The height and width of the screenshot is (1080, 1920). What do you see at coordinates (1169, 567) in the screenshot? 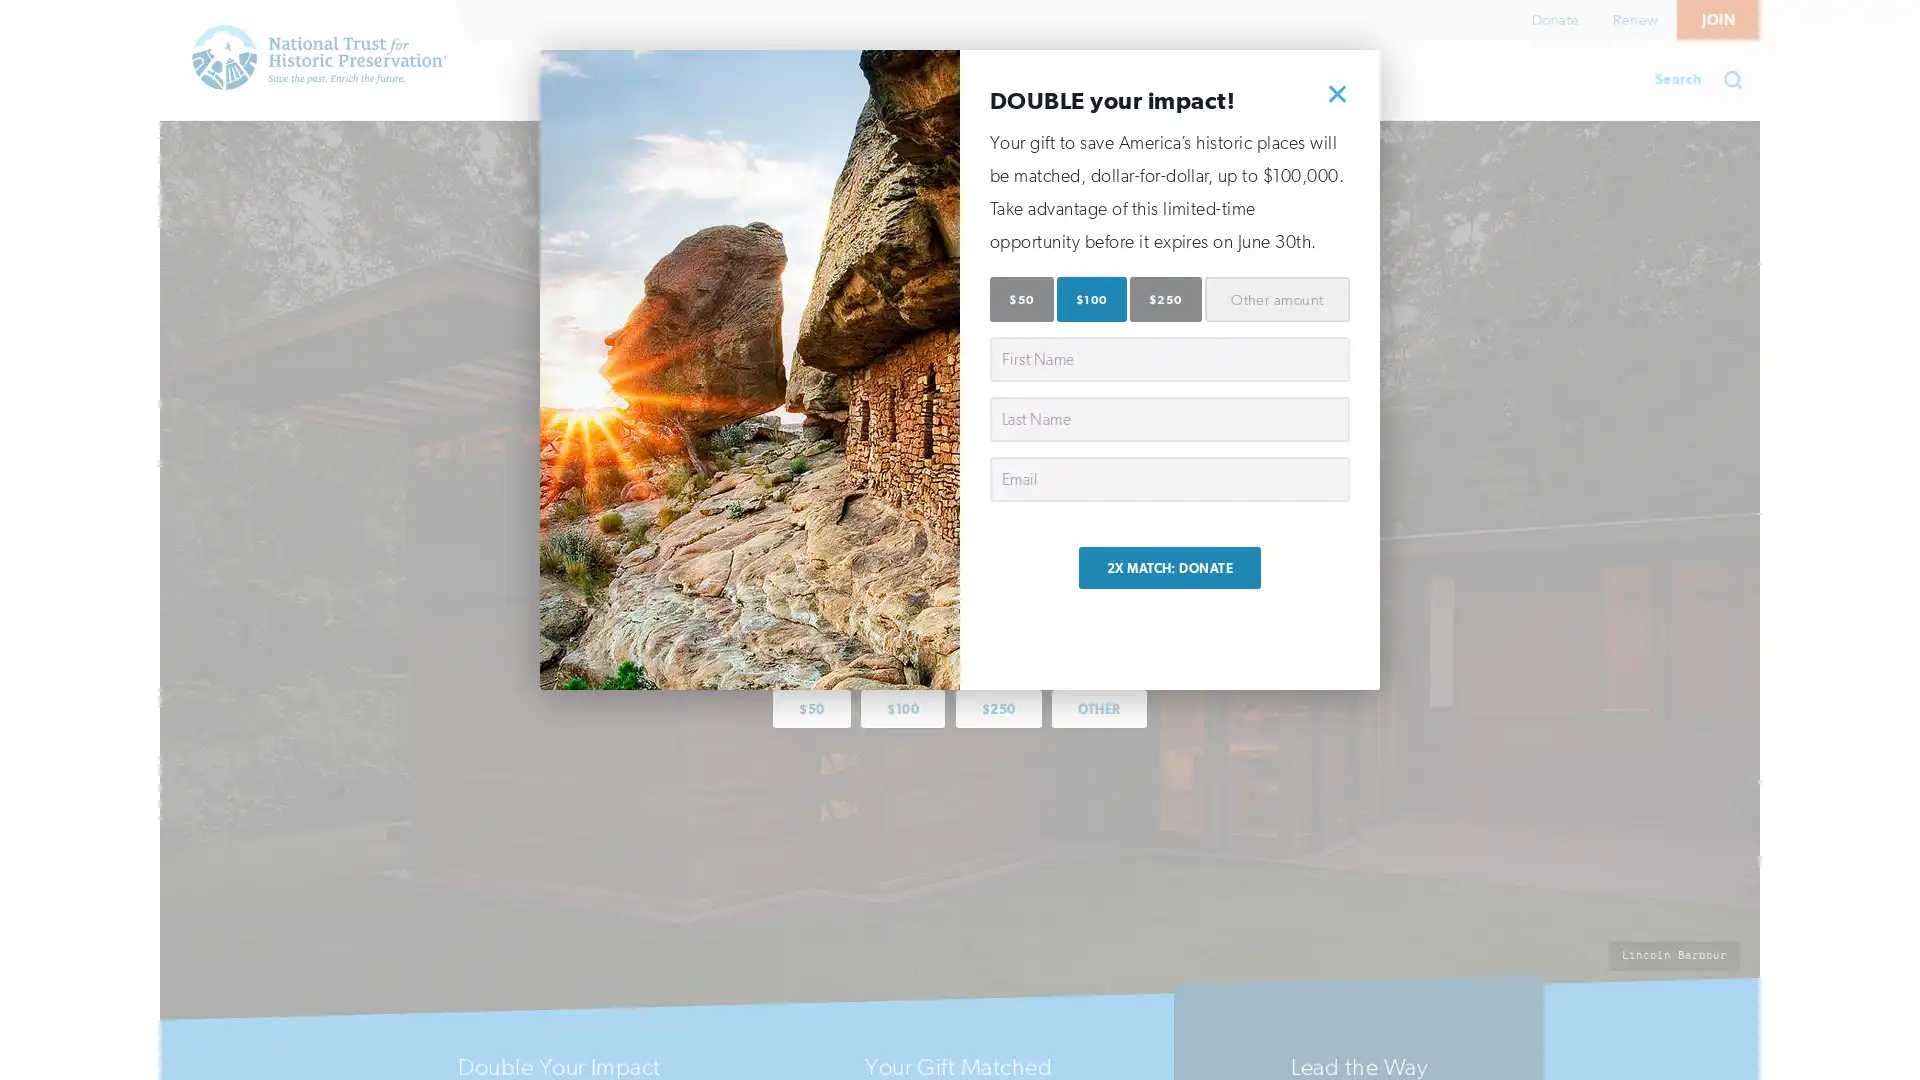
I see `2X MATCH: DONATE` at bounding box center [1169, 567].